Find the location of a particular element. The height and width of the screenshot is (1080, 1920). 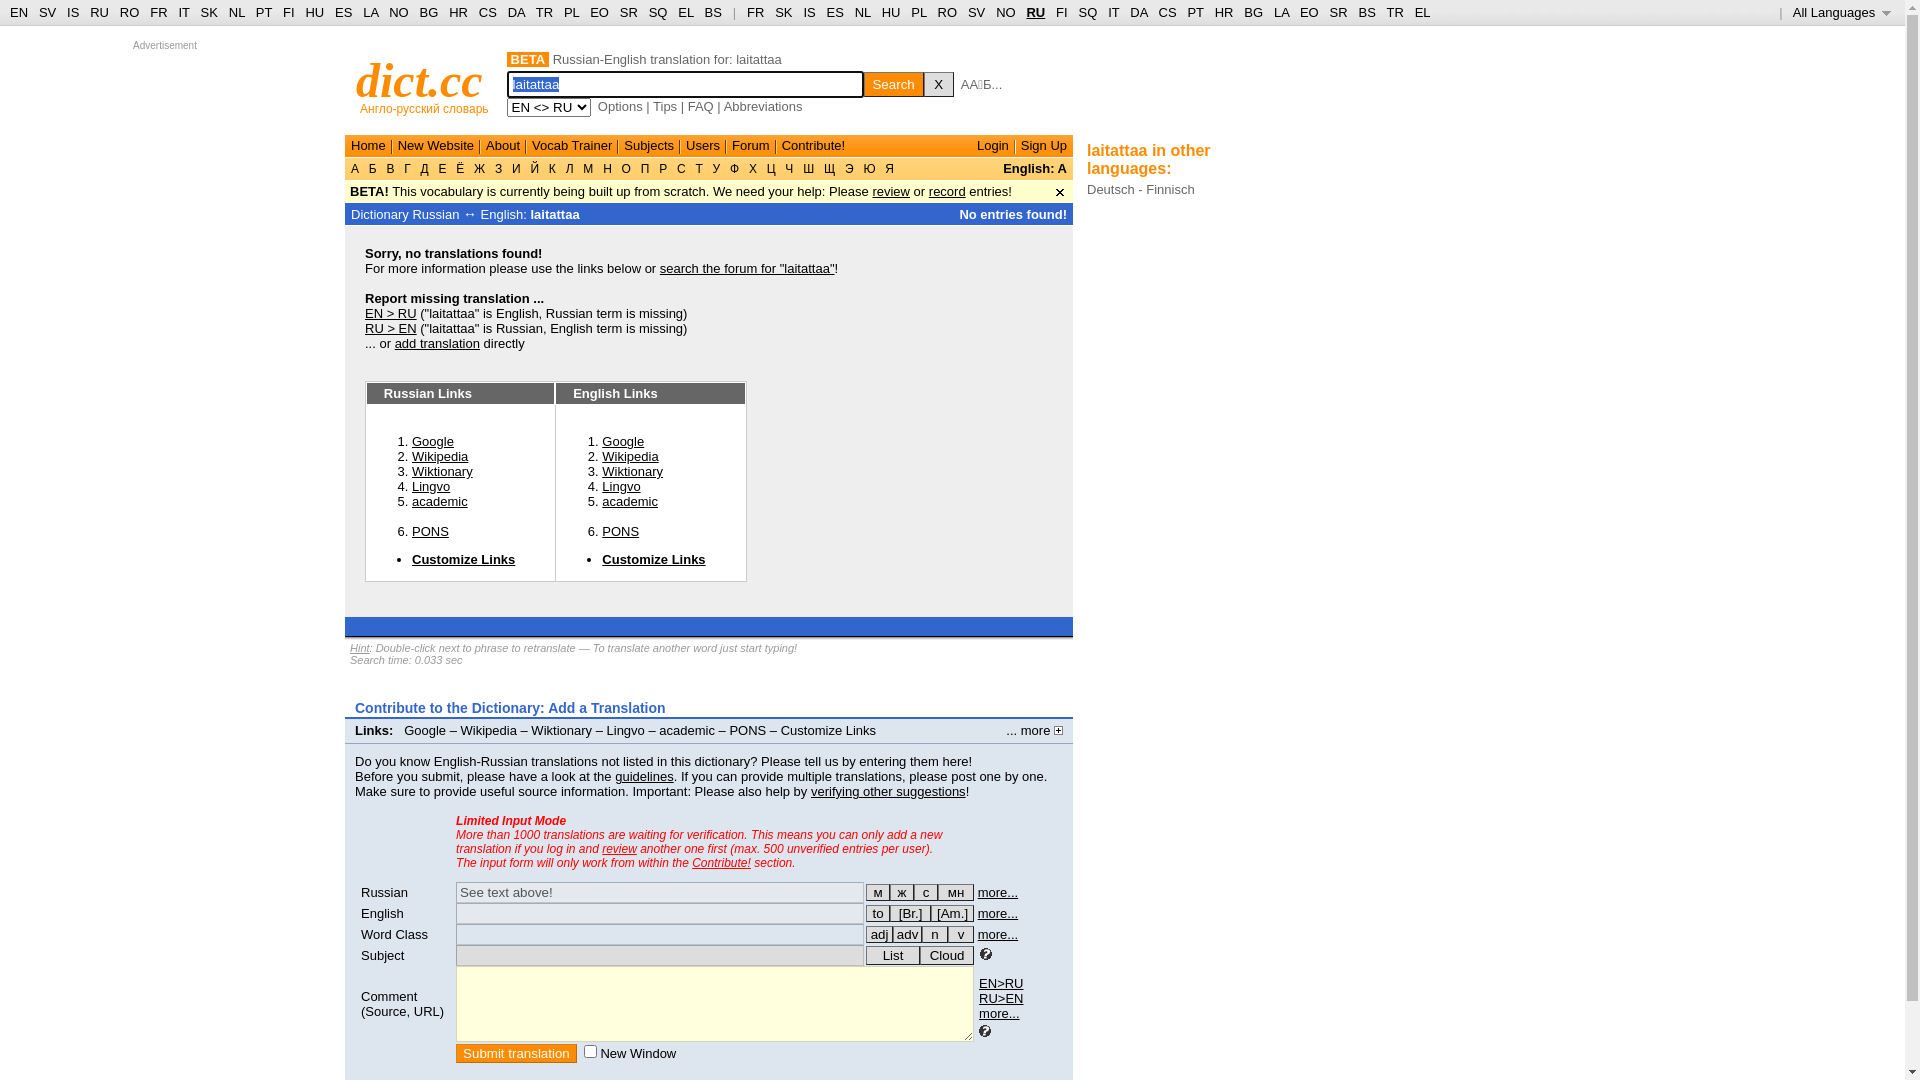

'PONS' is located at coordinates (746, 730).